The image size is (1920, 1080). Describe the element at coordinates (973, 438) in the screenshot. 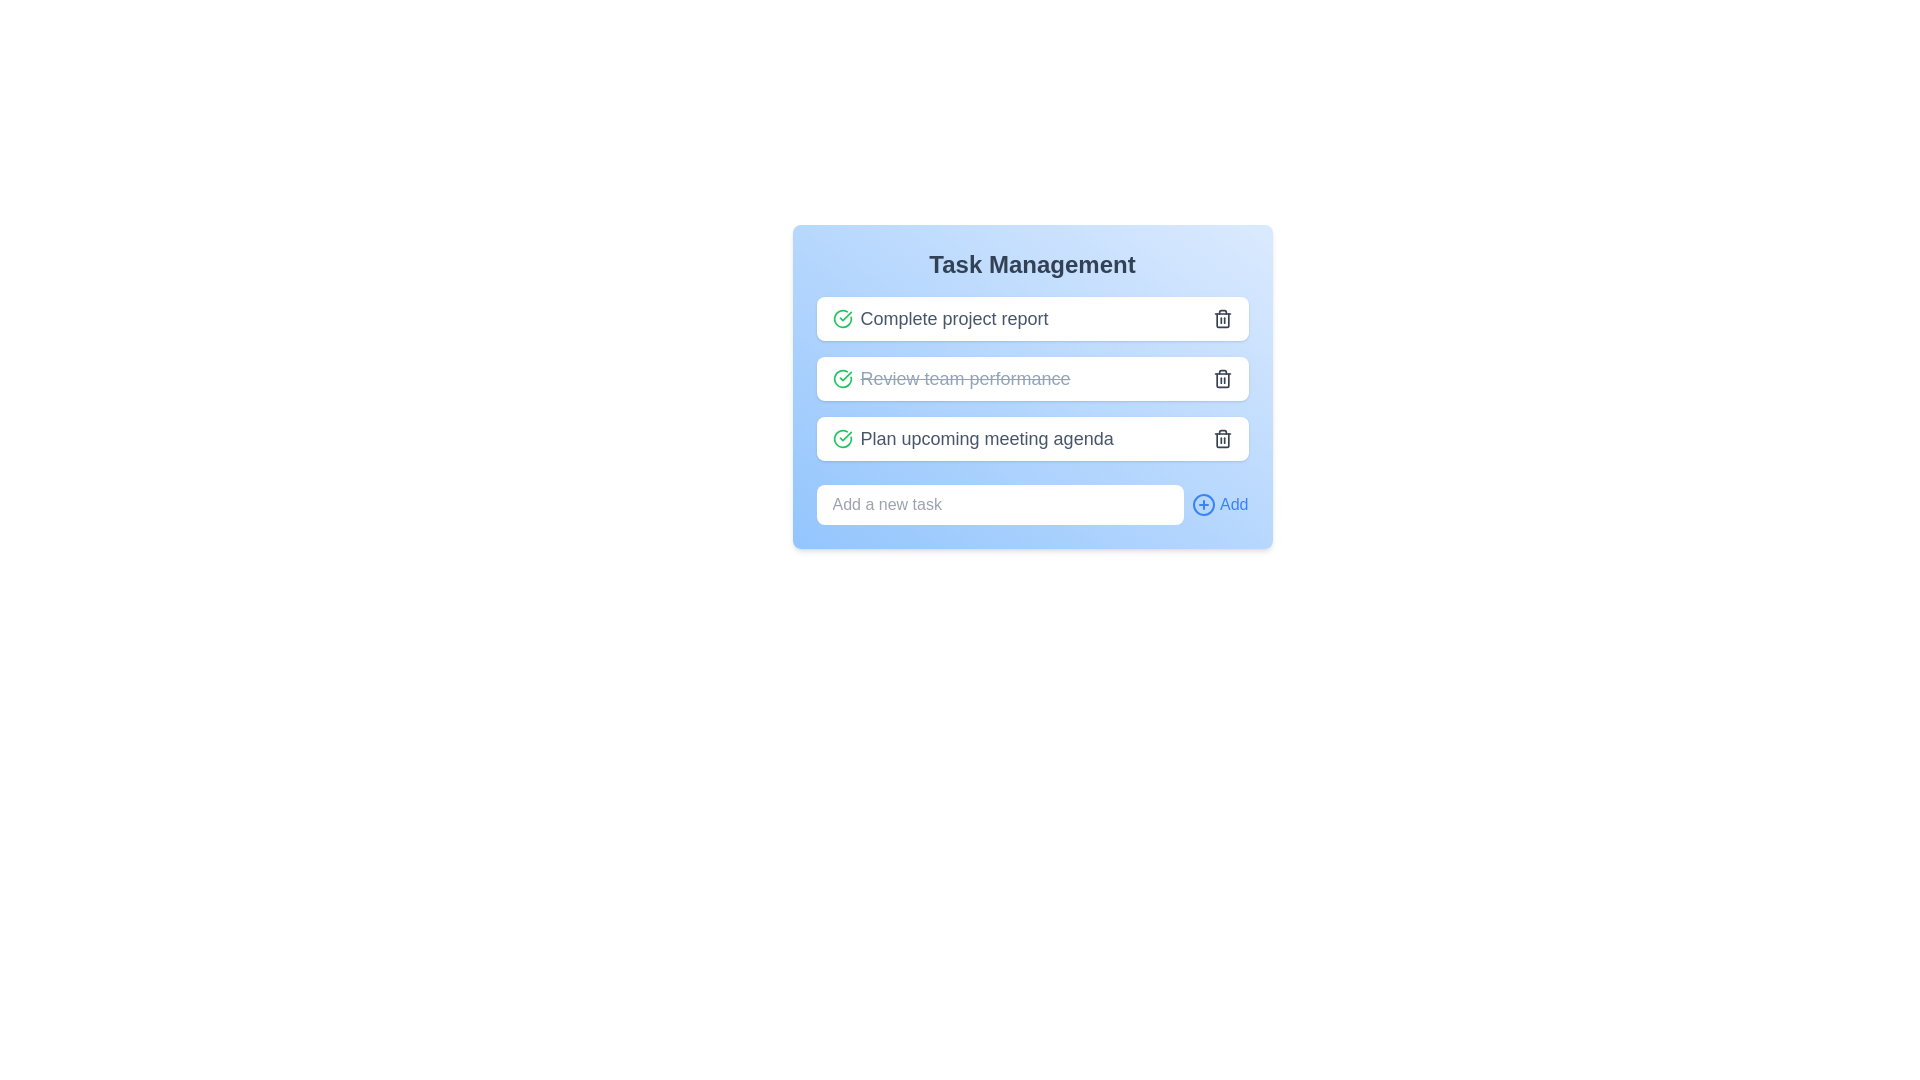

I see `text label 'Plan upcoming meeting agenda' which is displayed in a large, bold, gray-colored font next to a green checkmark icon, positioned in the third task of the Task Management card` at that location.